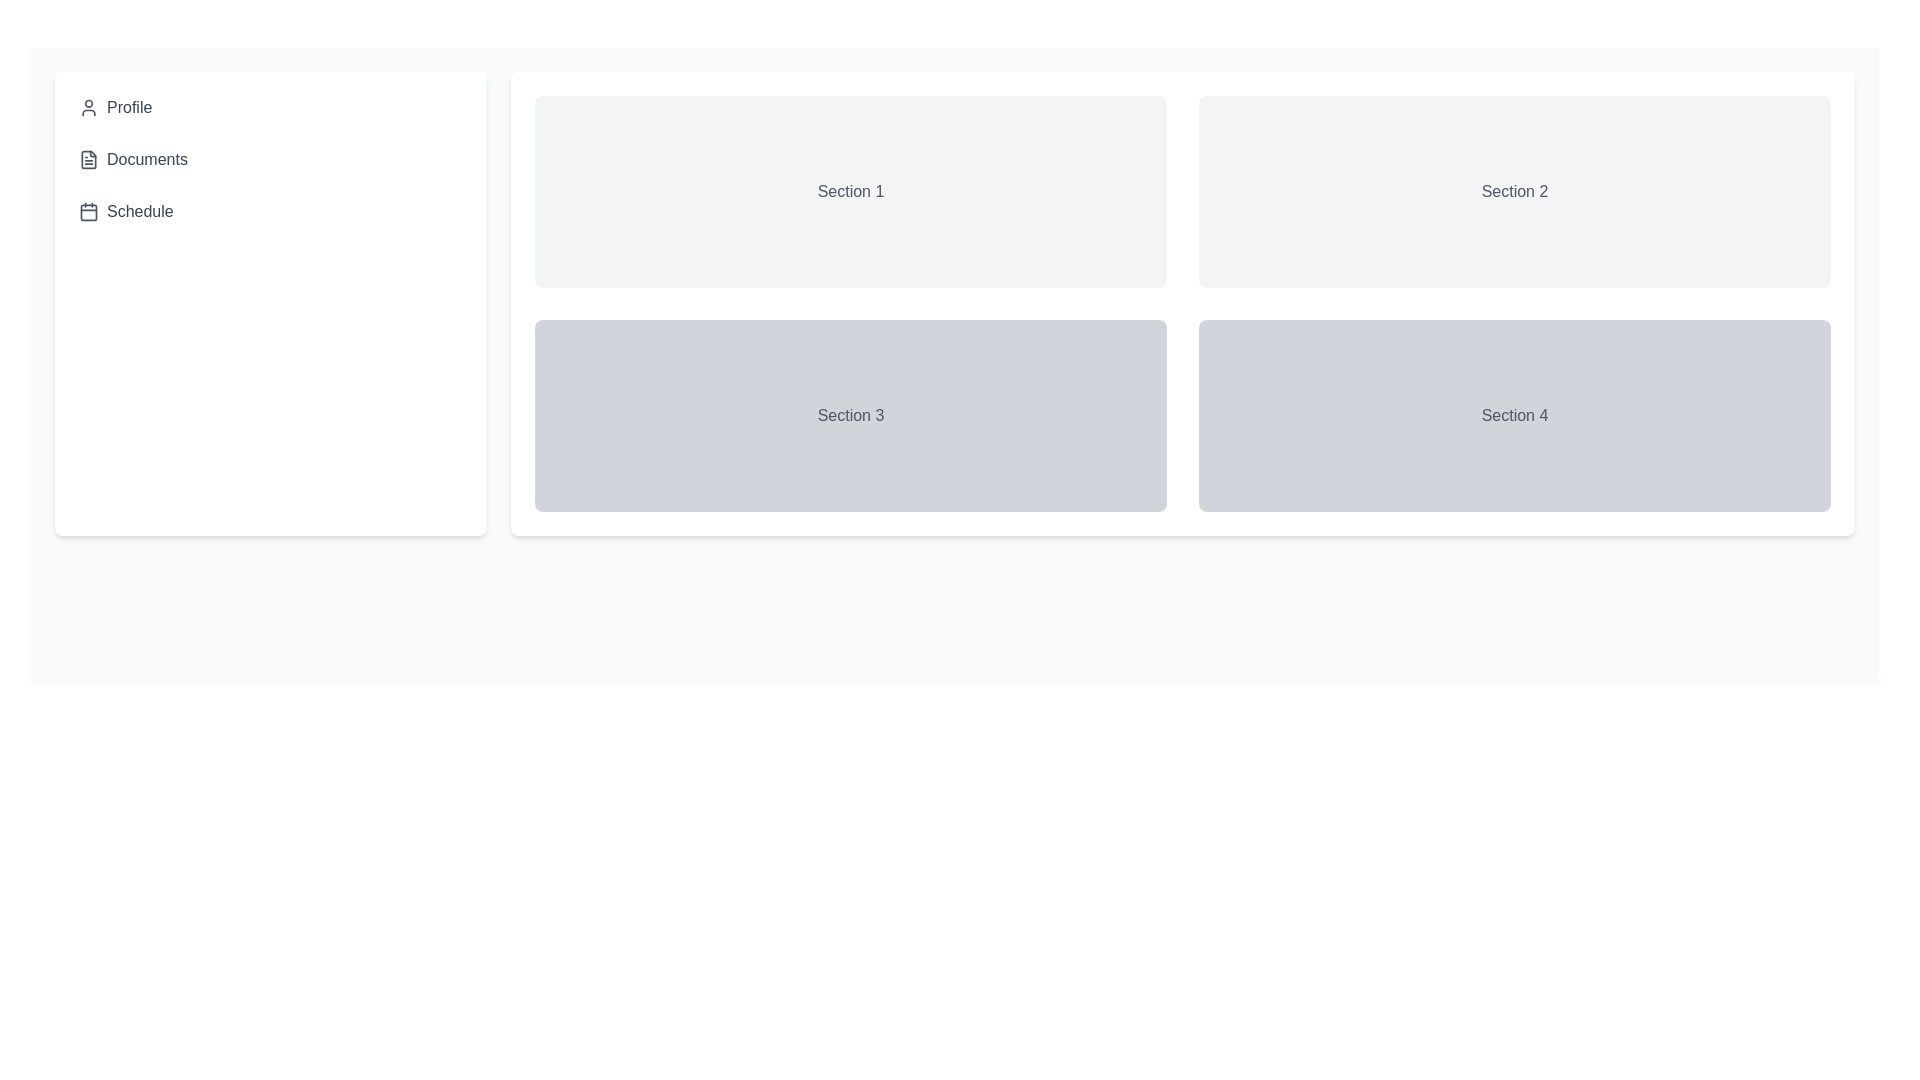 This screenshot has width=1920, height=1080. What do you see at coordinates (88, 212) in the screenshot?
I see `the 'Schedule' icon located in the third row of the left-hand menu` at bounding box center [88, 212].